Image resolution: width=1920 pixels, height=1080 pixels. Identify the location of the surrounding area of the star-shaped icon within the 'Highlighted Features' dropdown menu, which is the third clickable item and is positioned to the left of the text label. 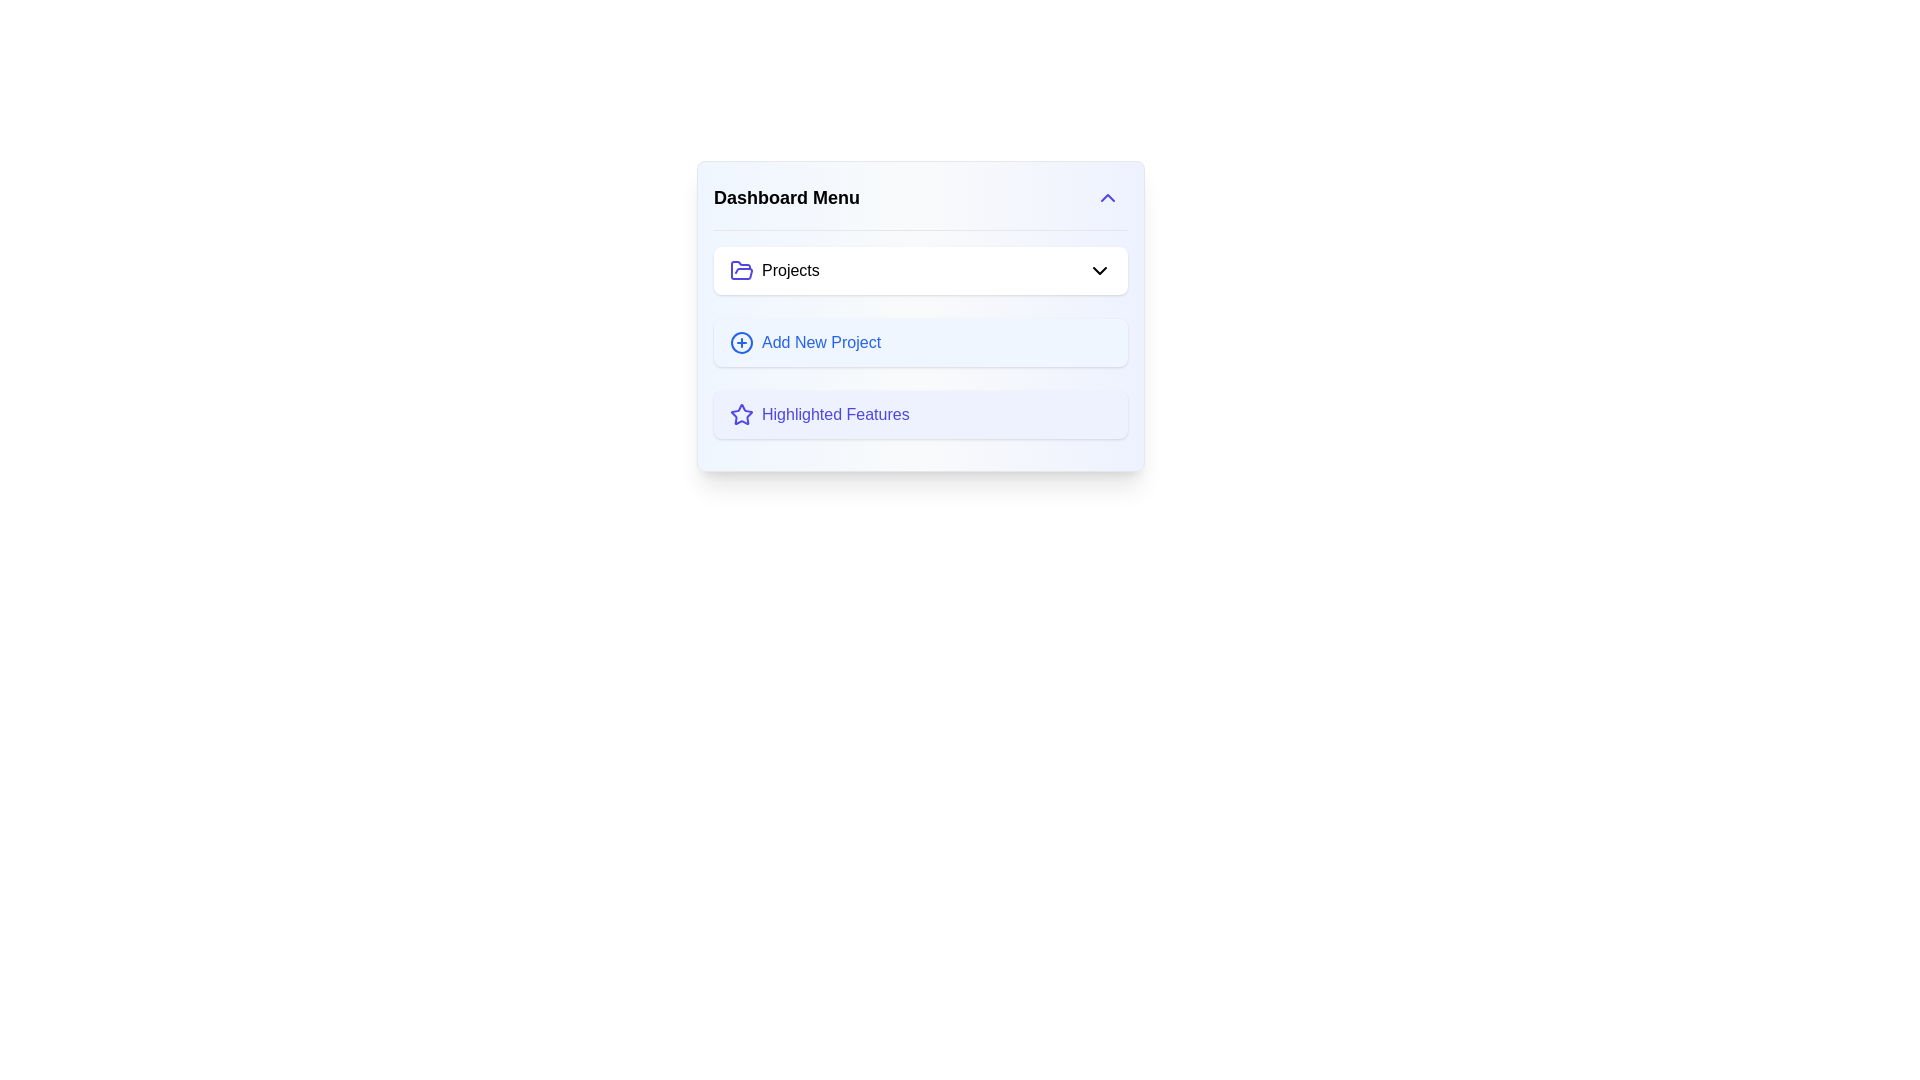
(741, 414).